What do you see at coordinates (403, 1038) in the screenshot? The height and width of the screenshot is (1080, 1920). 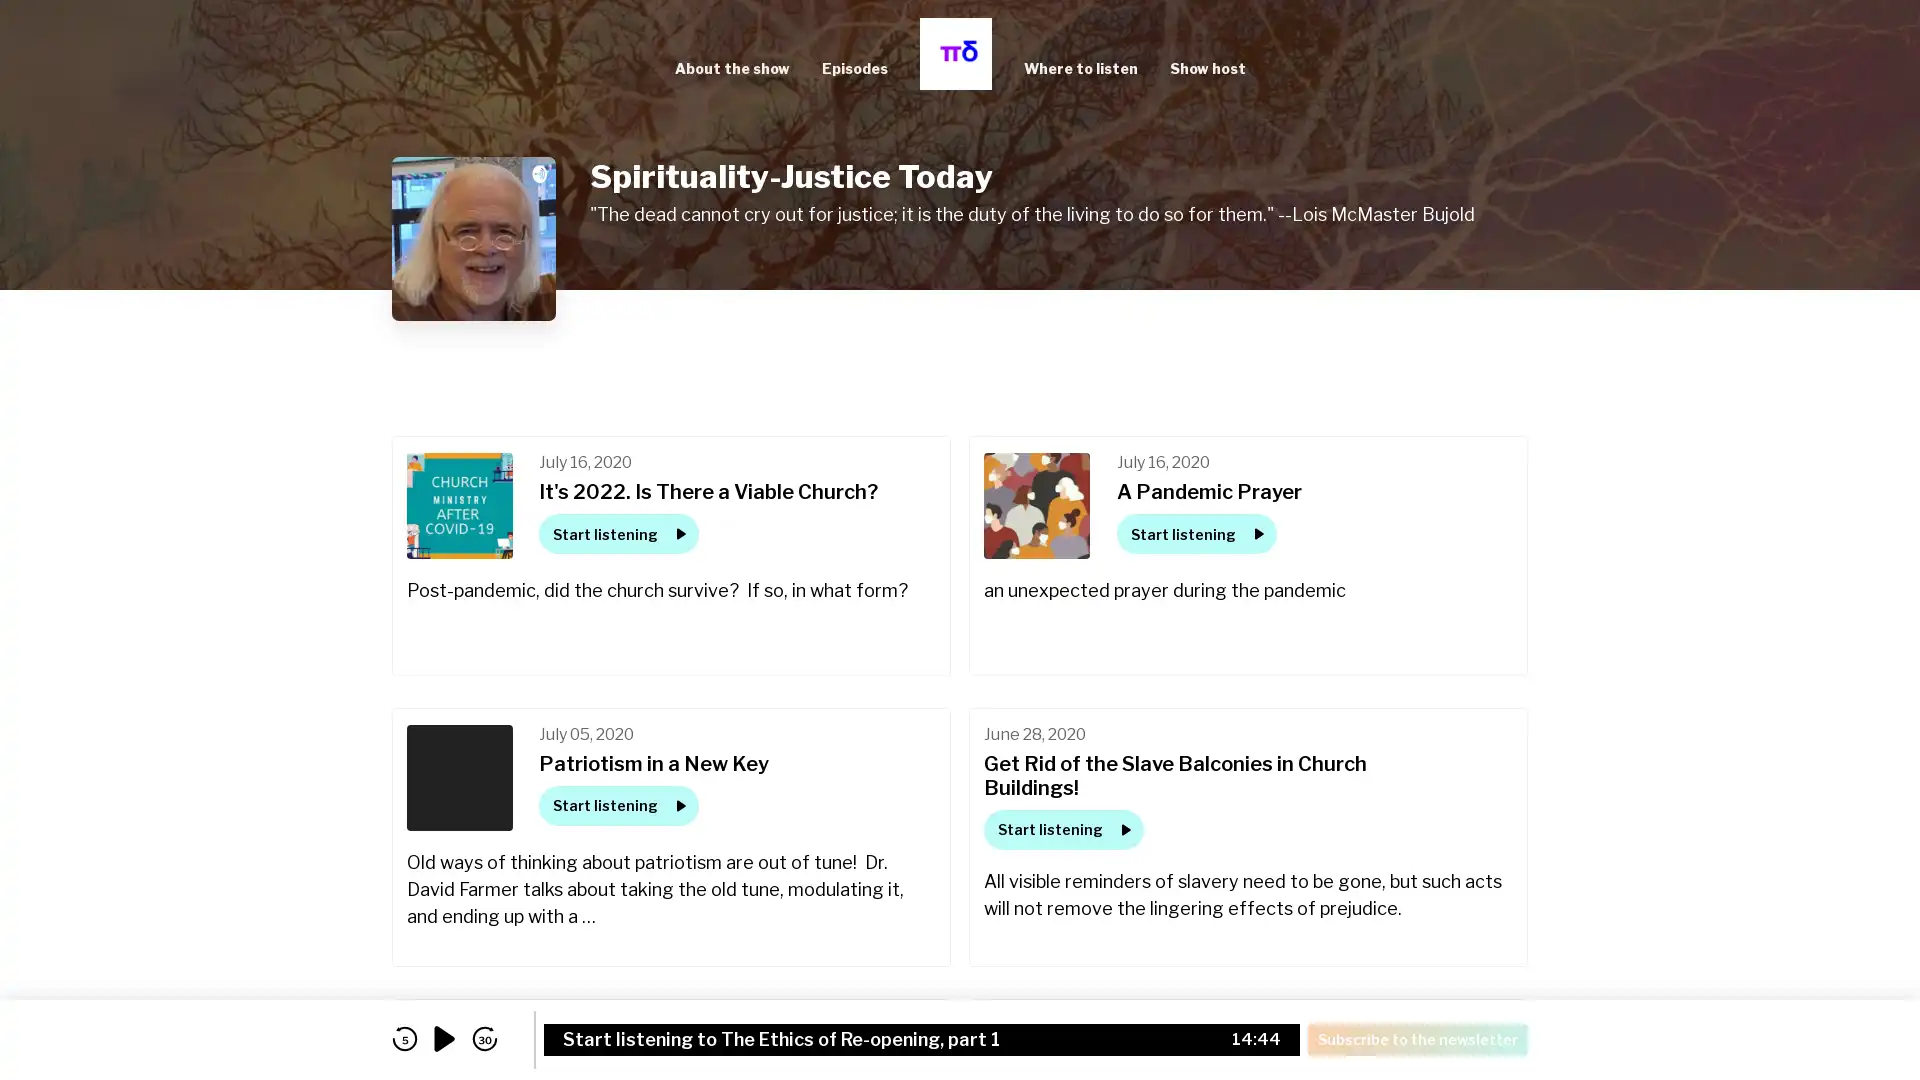 I see `skip back 5 seconds` at bounding box center [403, 1038].